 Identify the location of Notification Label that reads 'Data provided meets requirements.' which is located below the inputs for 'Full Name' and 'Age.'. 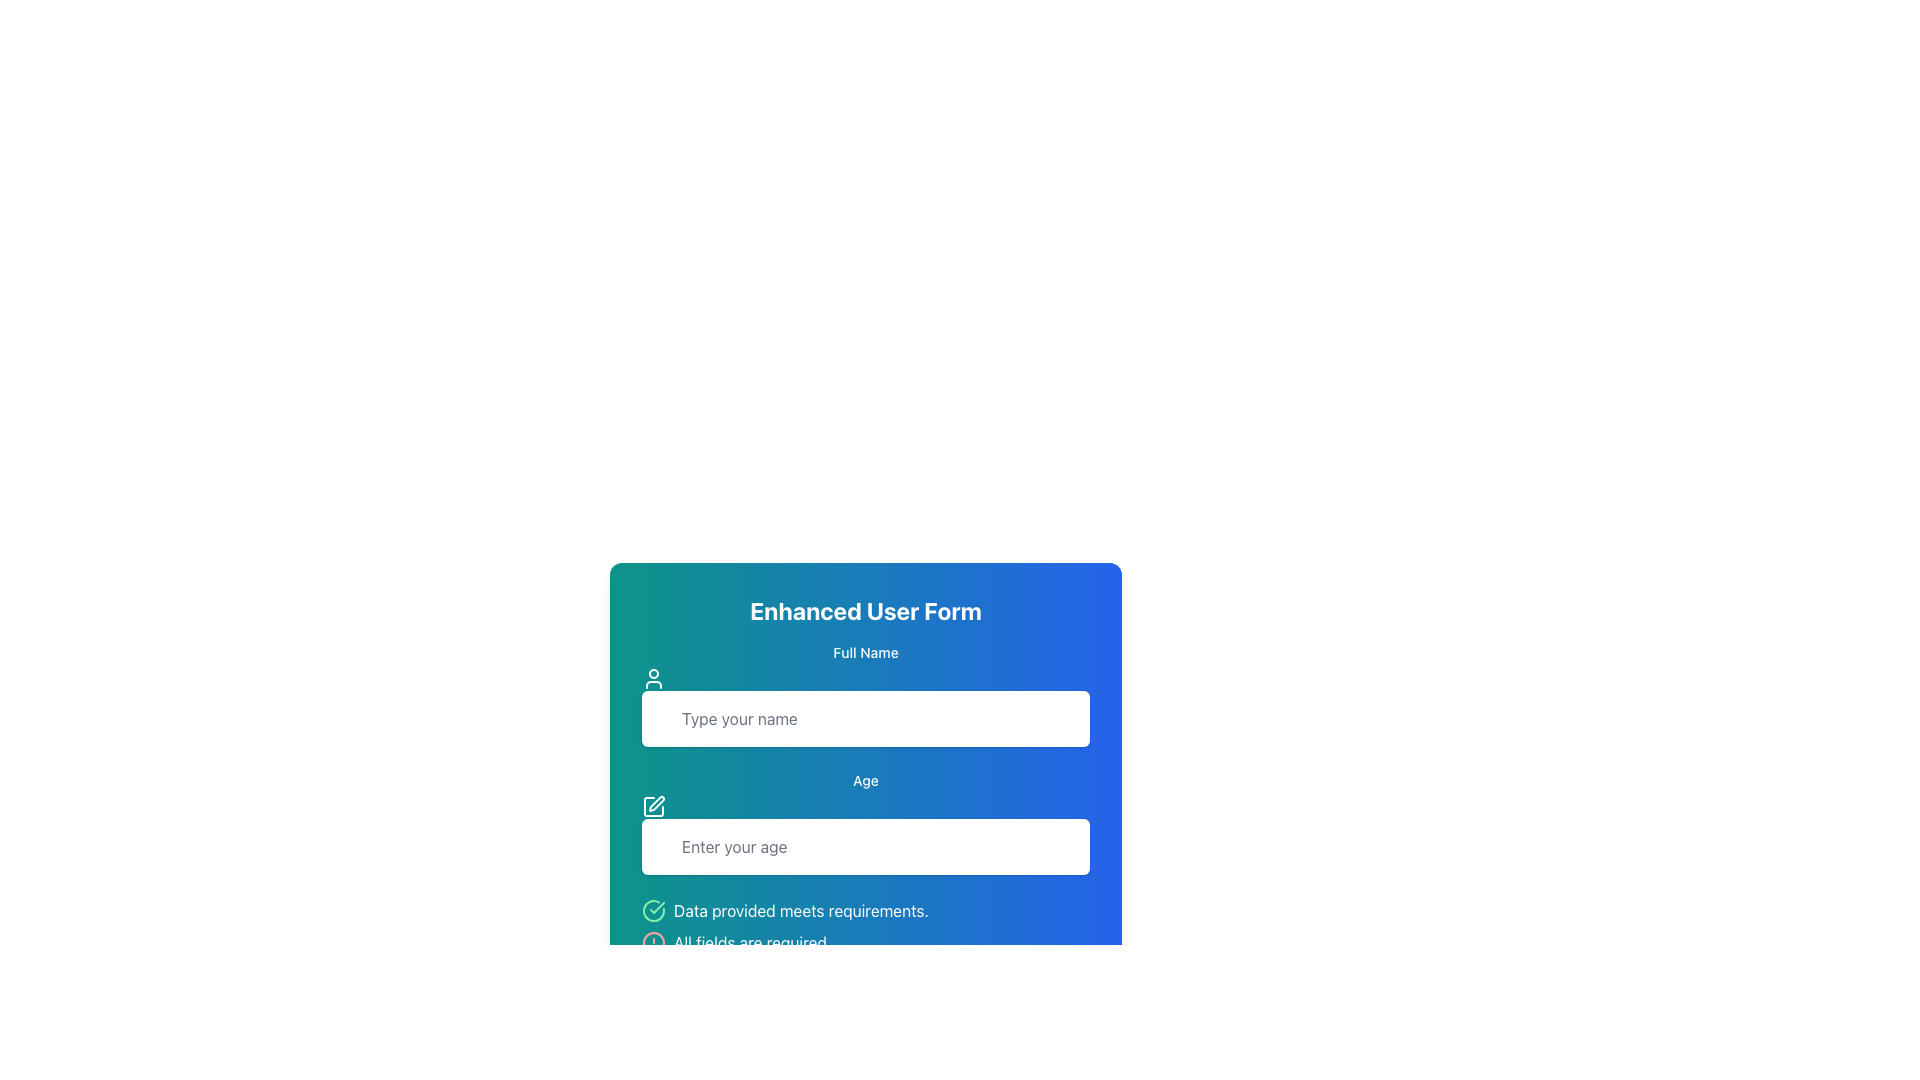
(865, 910).